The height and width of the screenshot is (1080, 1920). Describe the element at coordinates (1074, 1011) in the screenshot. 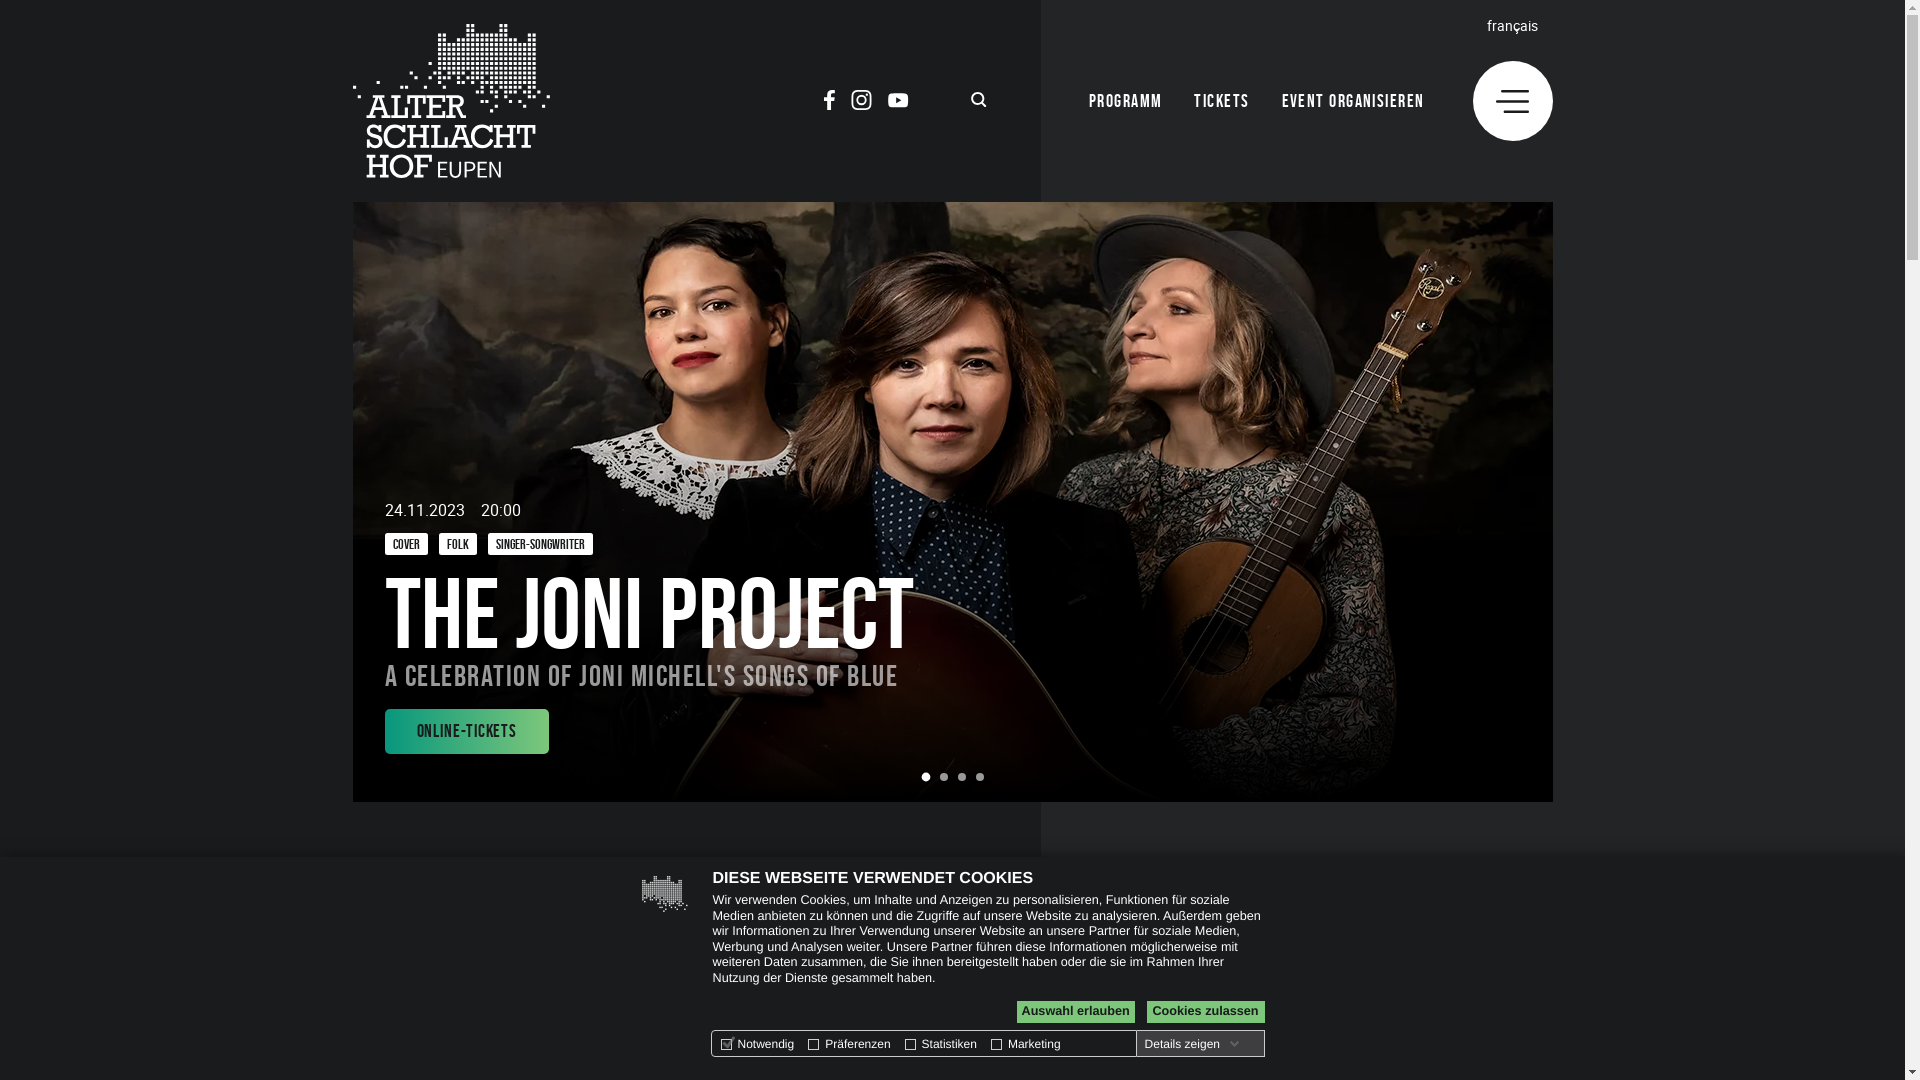

I see `'Auswahl erlauben'` at that location.